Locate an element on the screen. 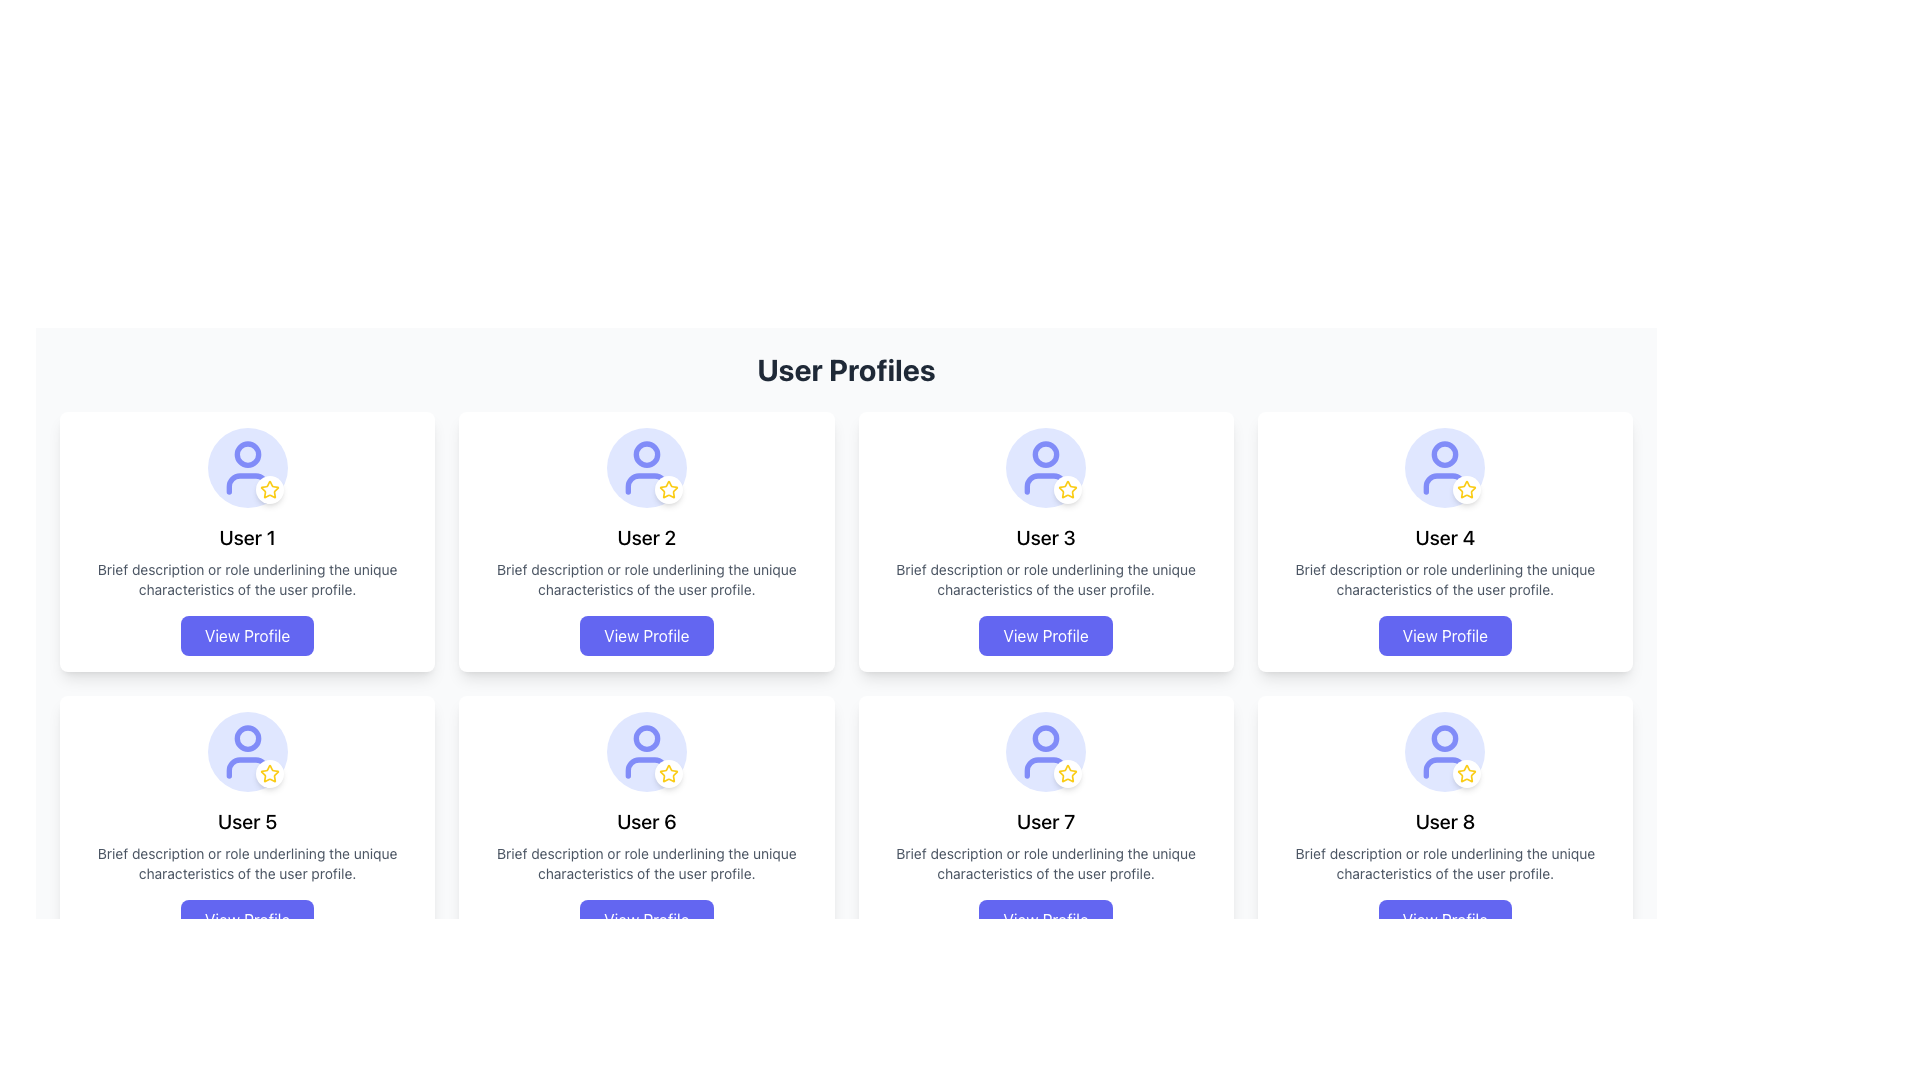 Image resolution: width=1920 pixels, height=1080 pixels. the Text Label that provides descriptive information related to the user profile in the 'User Profiles' section, specifically located below the 'User 2' title and above the 'View Profile' button is located at coordinates (646, 579).